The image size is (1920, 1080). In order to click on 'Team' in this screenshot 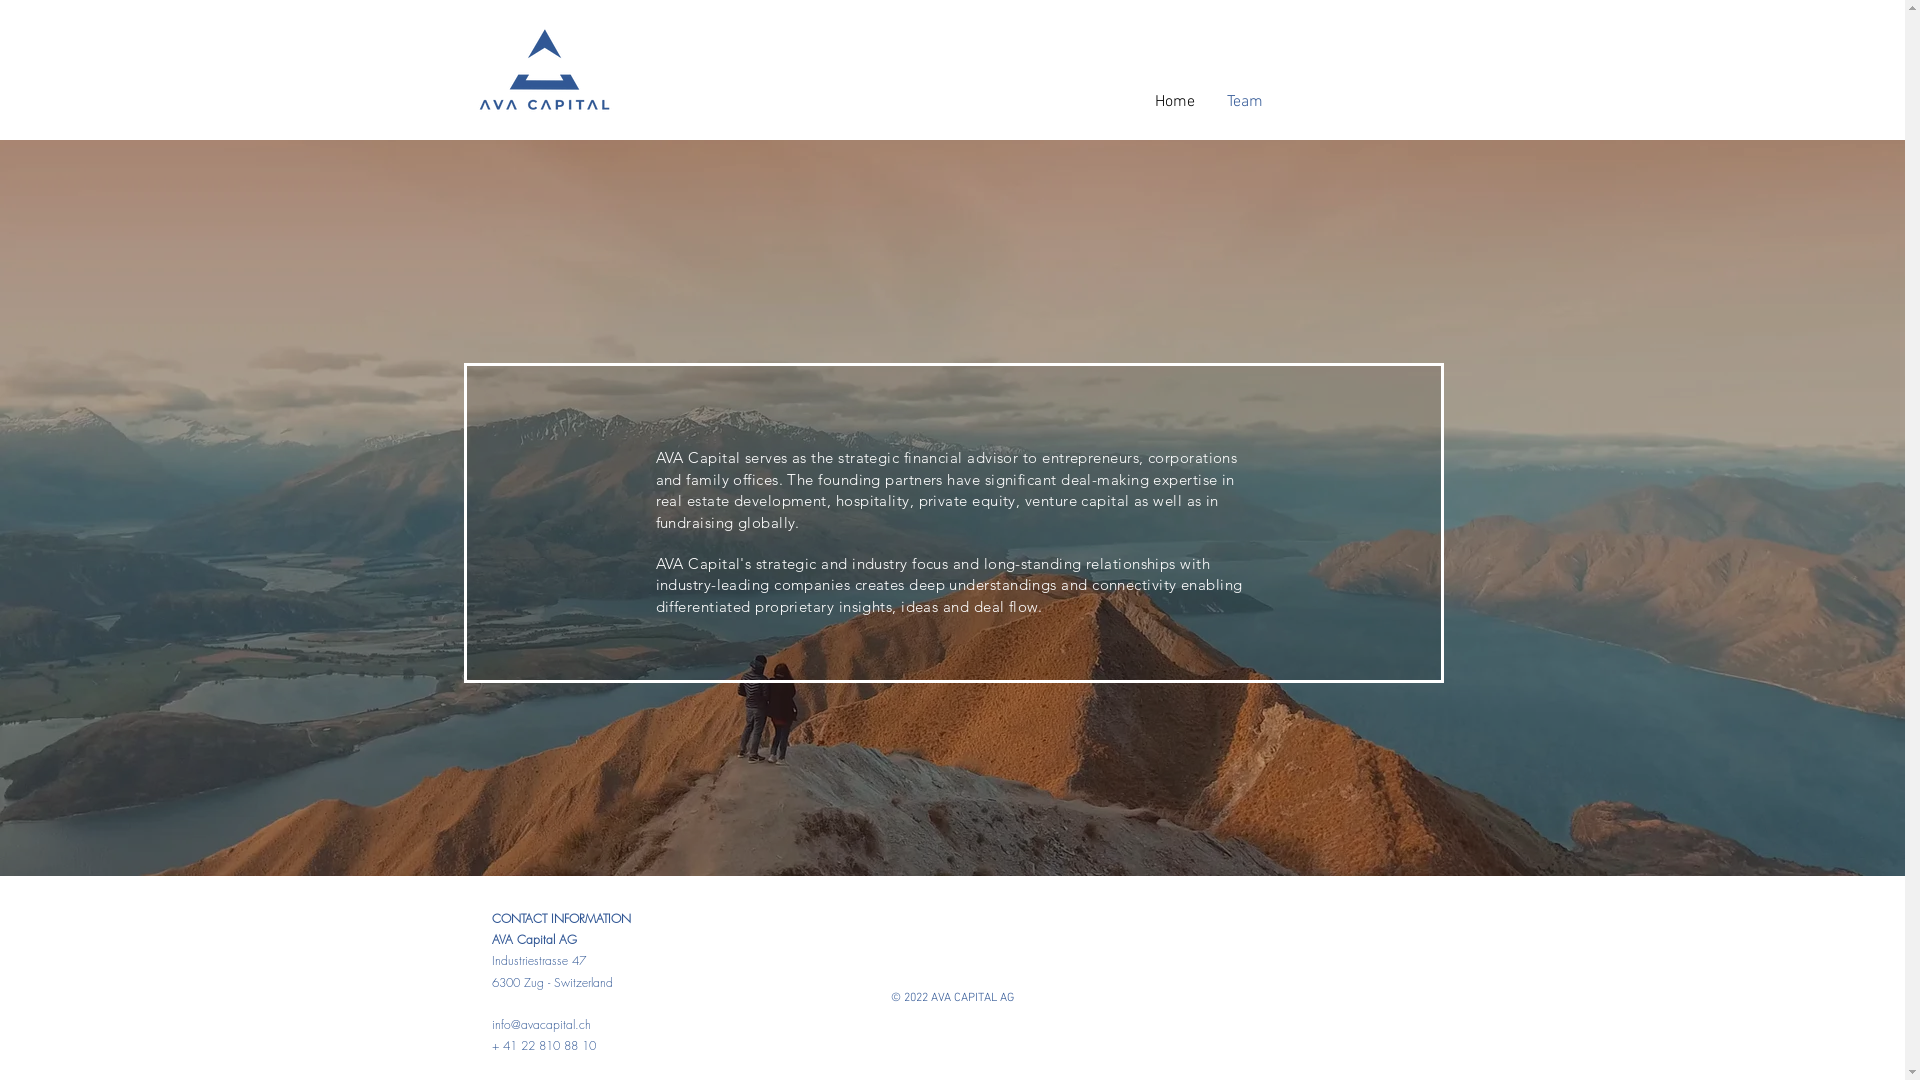, I will do `click(1208, 102)`.